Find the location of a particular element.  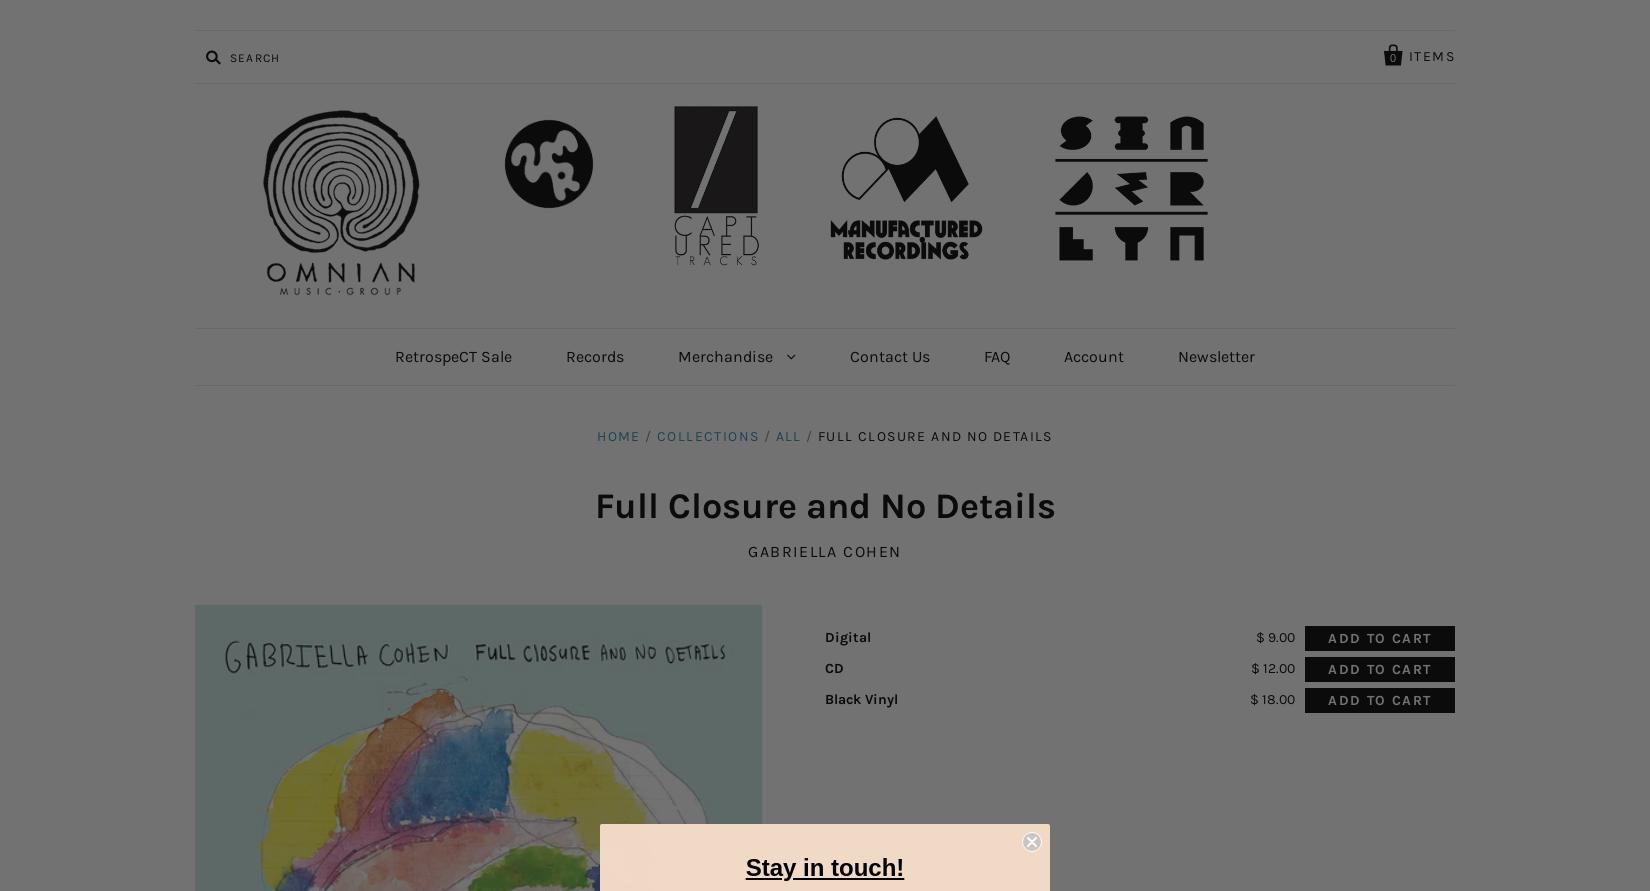

'Account' is located at coordinates (1063, 355).